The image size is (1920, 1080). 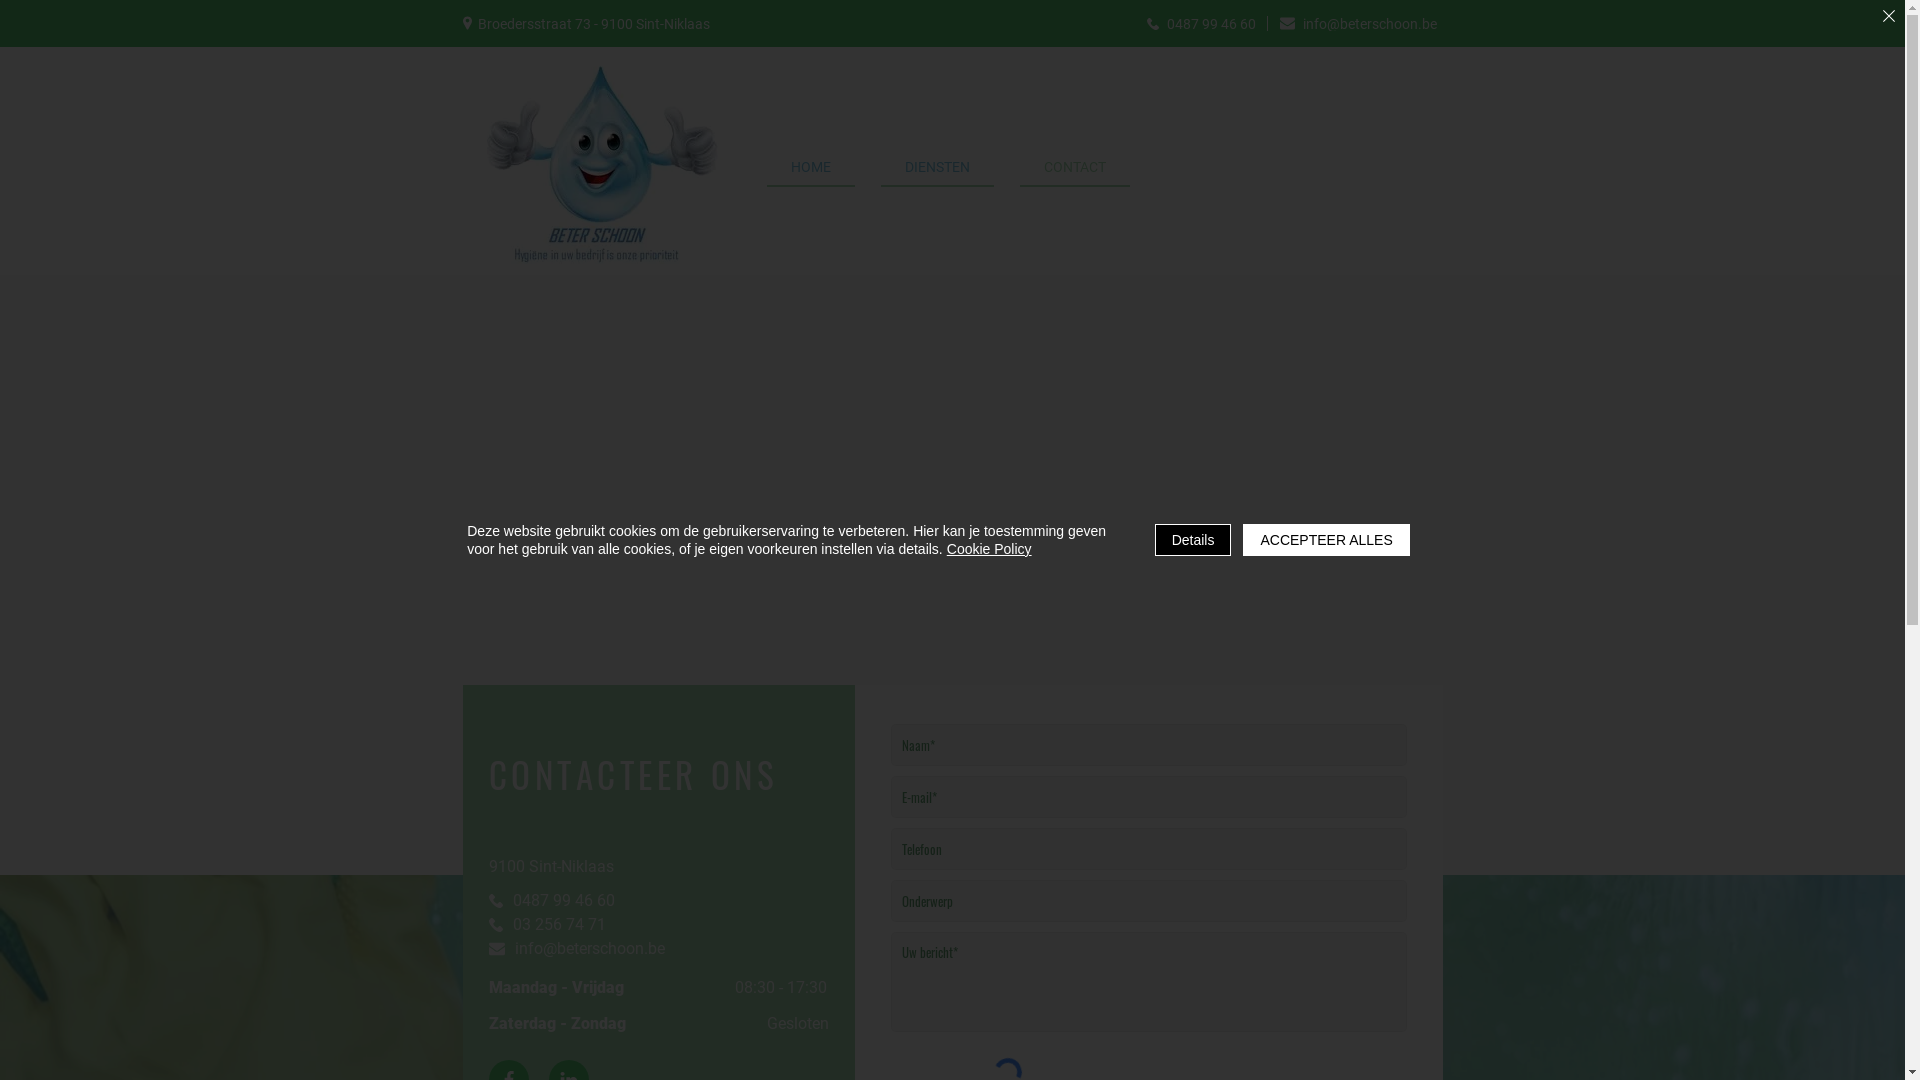 I want to click on 'ACCEPTEER ALLES', so click(x=1325, y=540).